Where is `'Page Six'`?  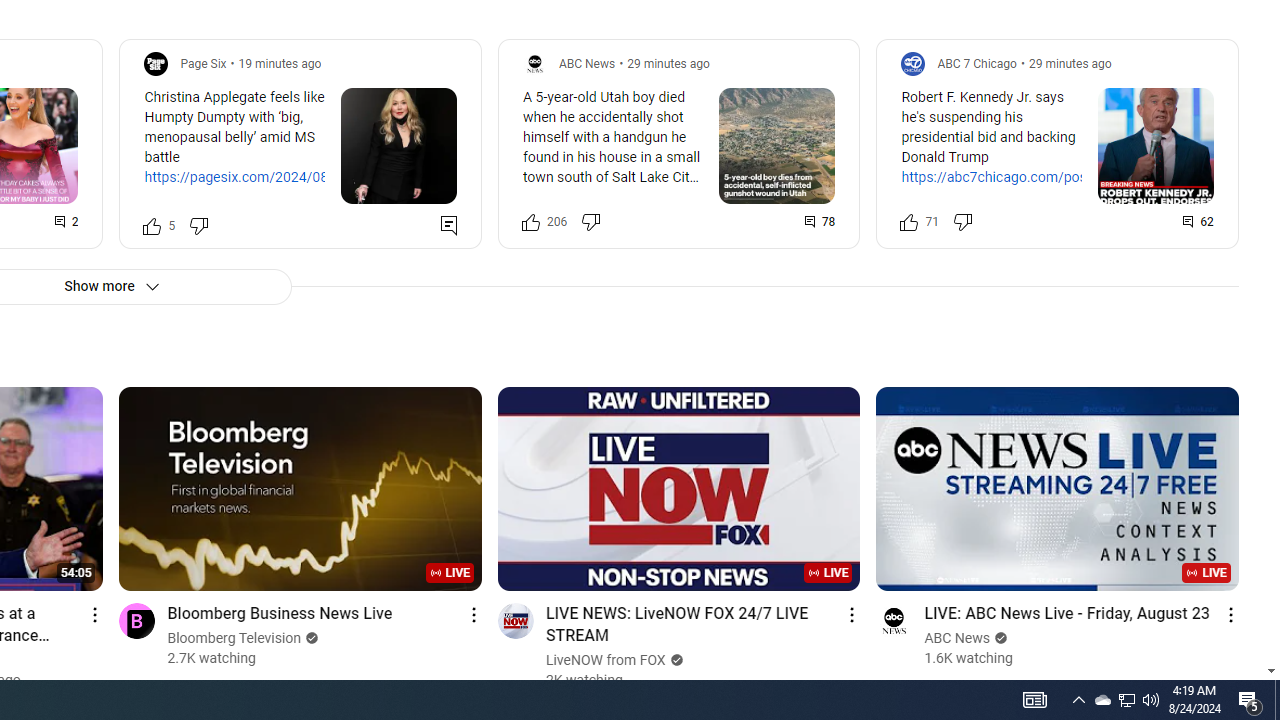
'Page Six' is located at coordinates (203, 62).